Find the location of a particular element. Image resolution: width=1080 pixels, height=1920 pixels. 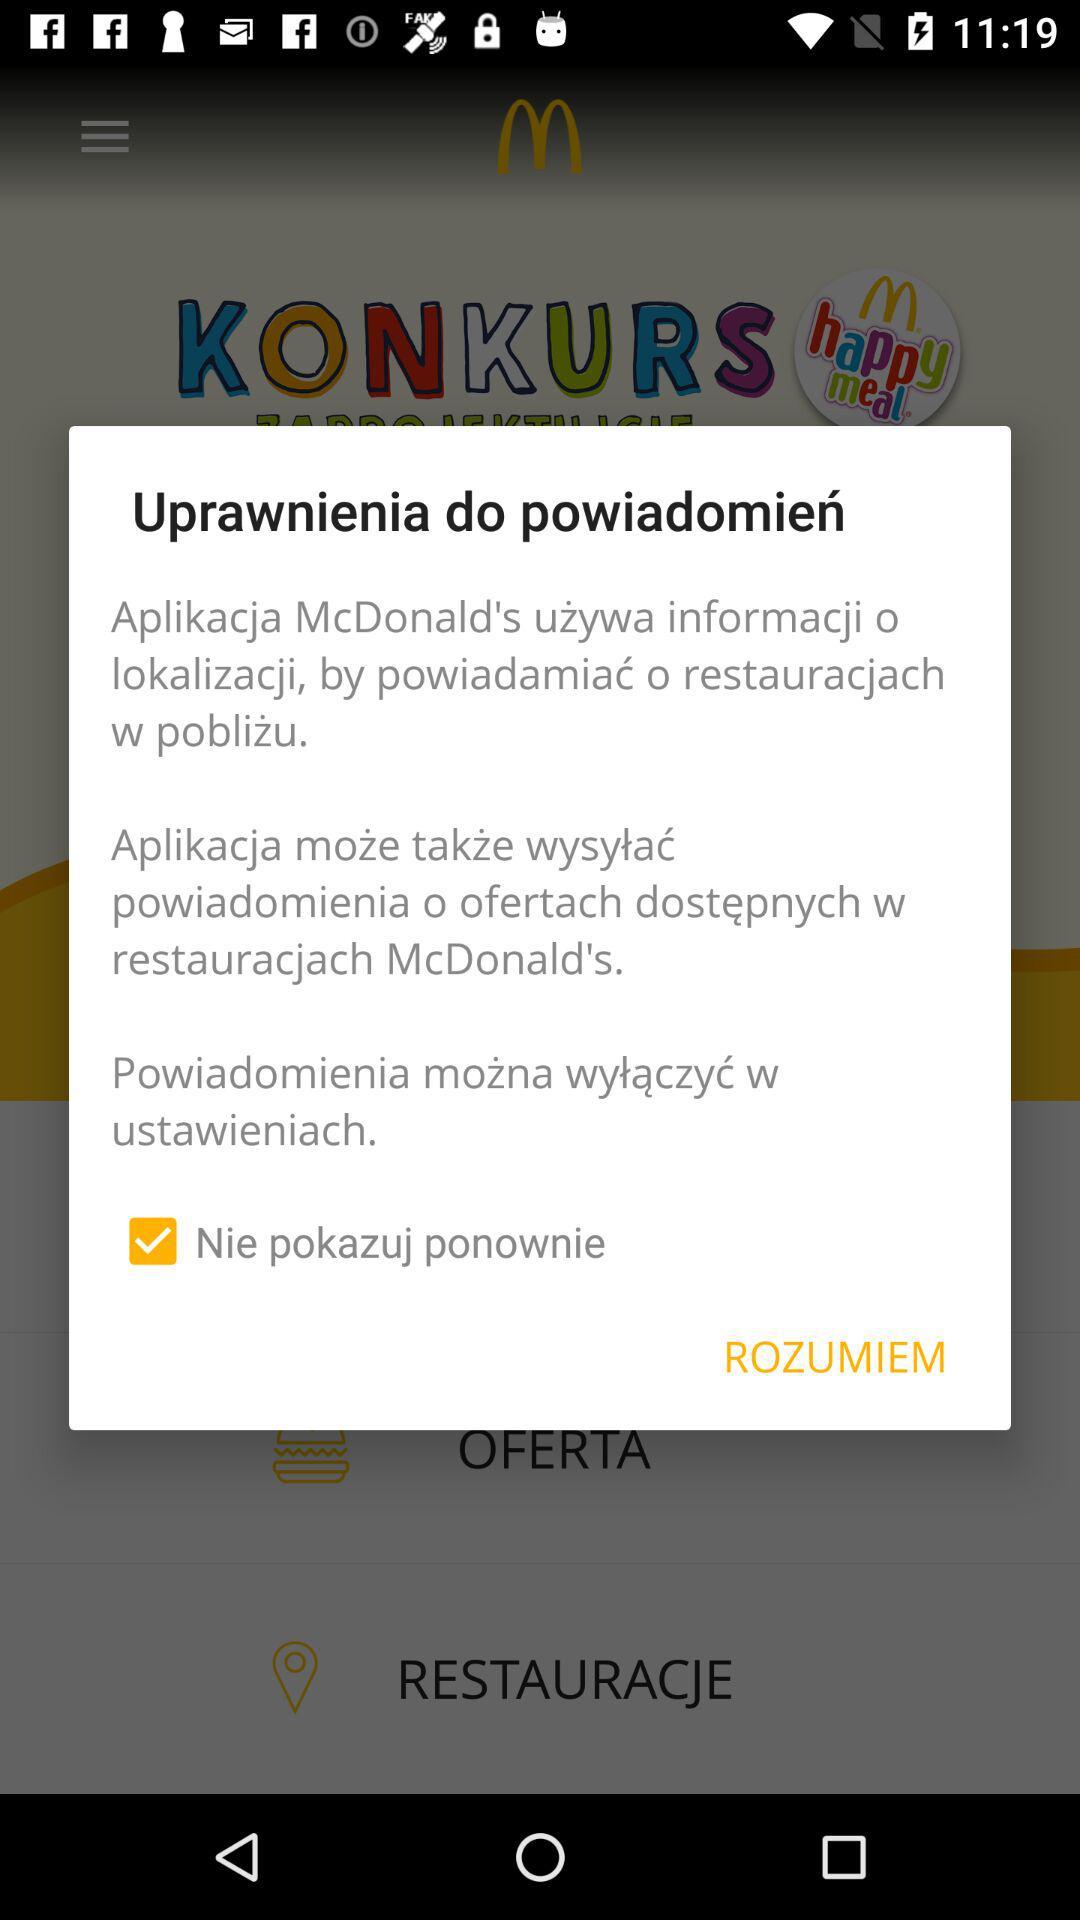

the icon to the left of rozumiem is located at coordinates (357, 1240).